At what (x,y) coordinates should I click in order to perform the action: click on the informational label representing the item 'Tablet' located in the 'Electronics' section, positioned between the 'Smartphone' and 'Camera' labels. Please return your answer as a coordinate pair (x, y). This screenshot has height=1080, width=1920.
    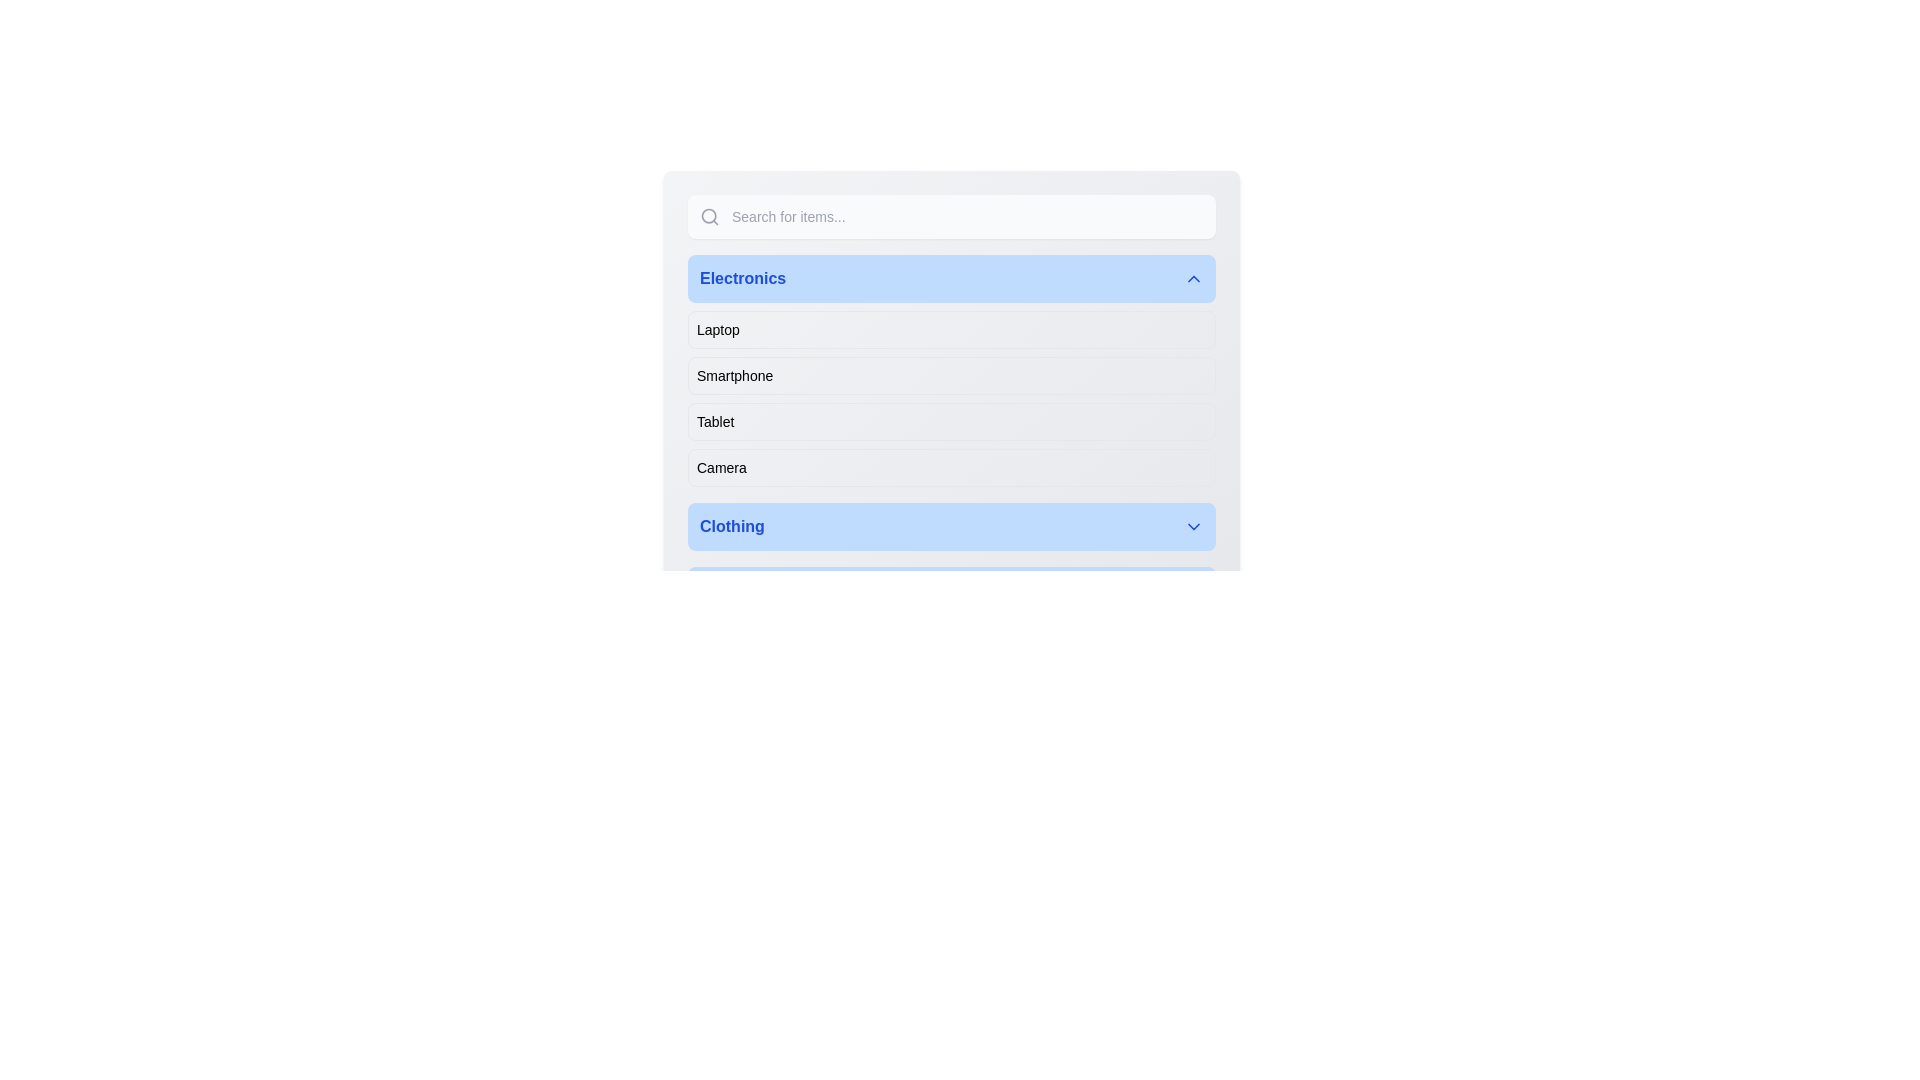
    Looking at the image, I should click on (715, 420).